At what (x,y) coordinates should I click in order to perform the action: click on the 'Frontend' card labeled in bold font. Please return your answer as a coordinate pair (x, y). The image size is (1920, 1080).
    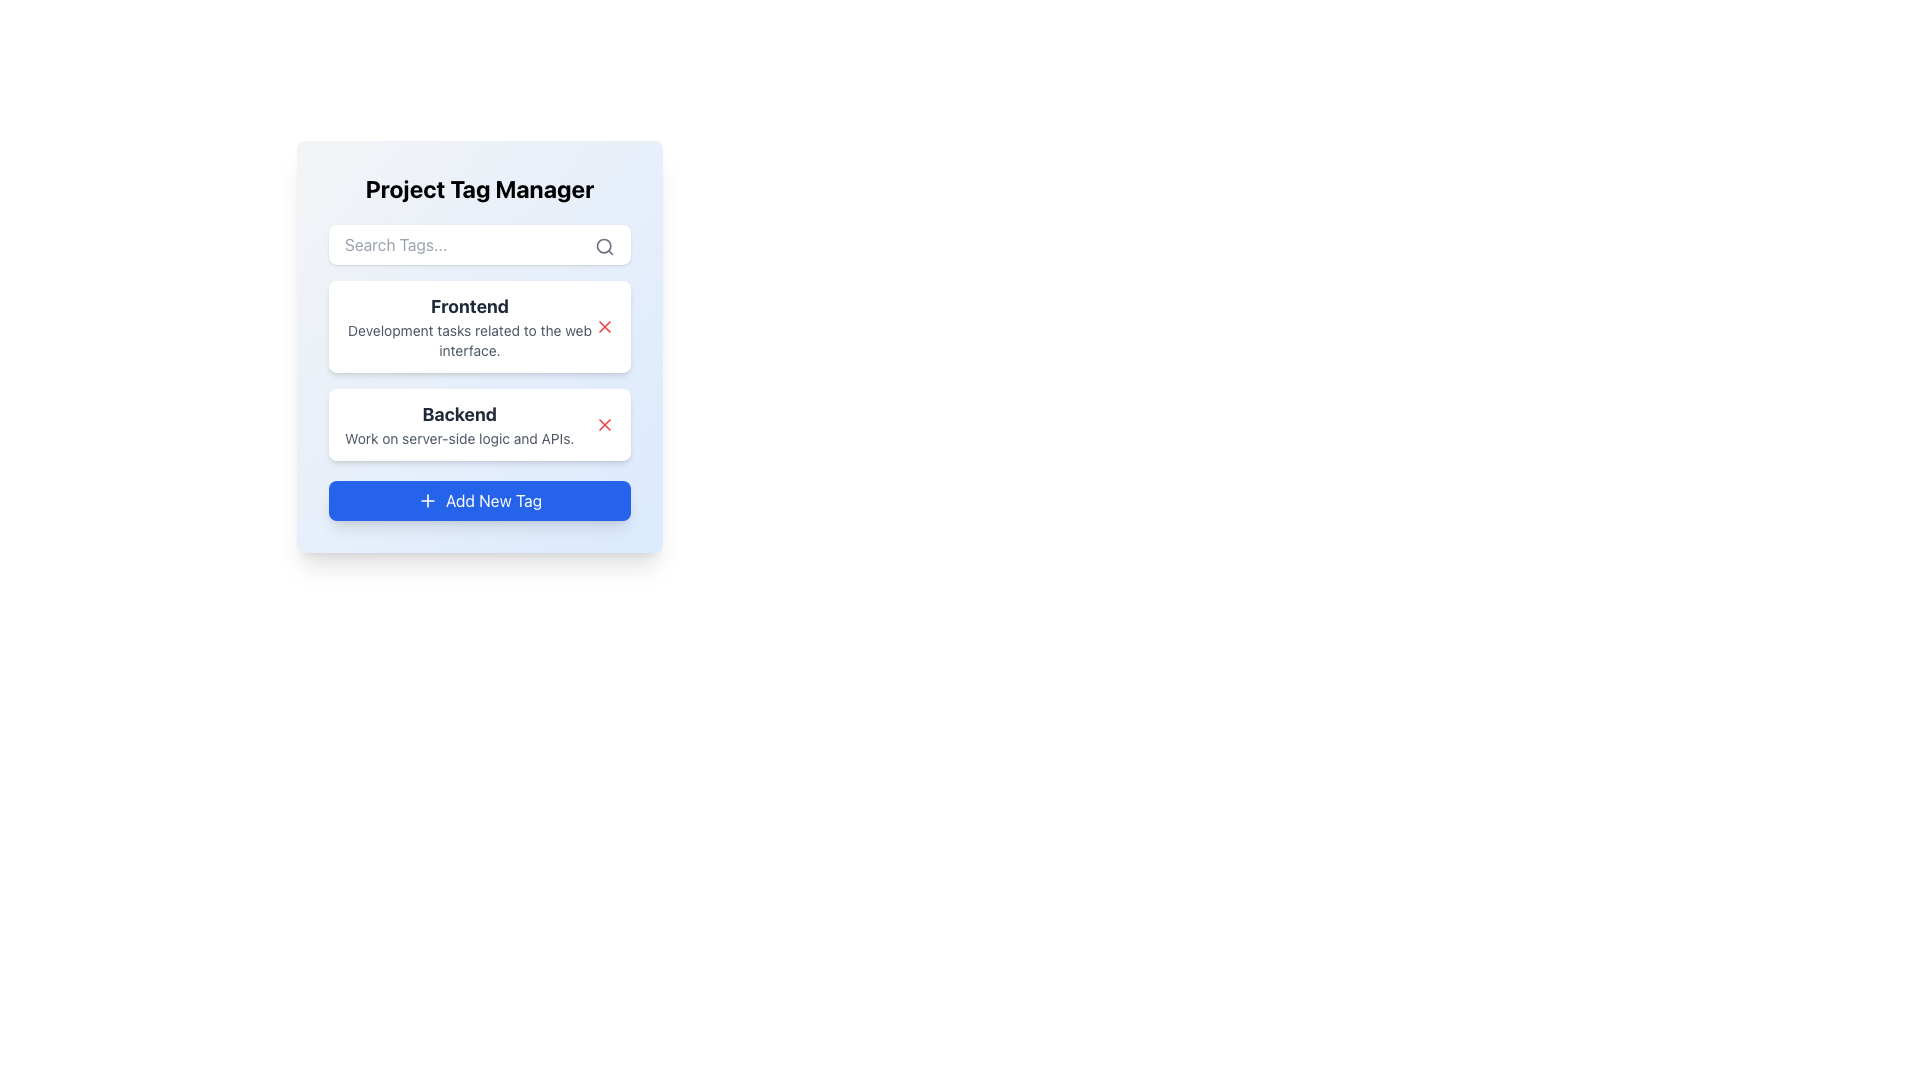
    Looking at the image, I should click on (480, 370).